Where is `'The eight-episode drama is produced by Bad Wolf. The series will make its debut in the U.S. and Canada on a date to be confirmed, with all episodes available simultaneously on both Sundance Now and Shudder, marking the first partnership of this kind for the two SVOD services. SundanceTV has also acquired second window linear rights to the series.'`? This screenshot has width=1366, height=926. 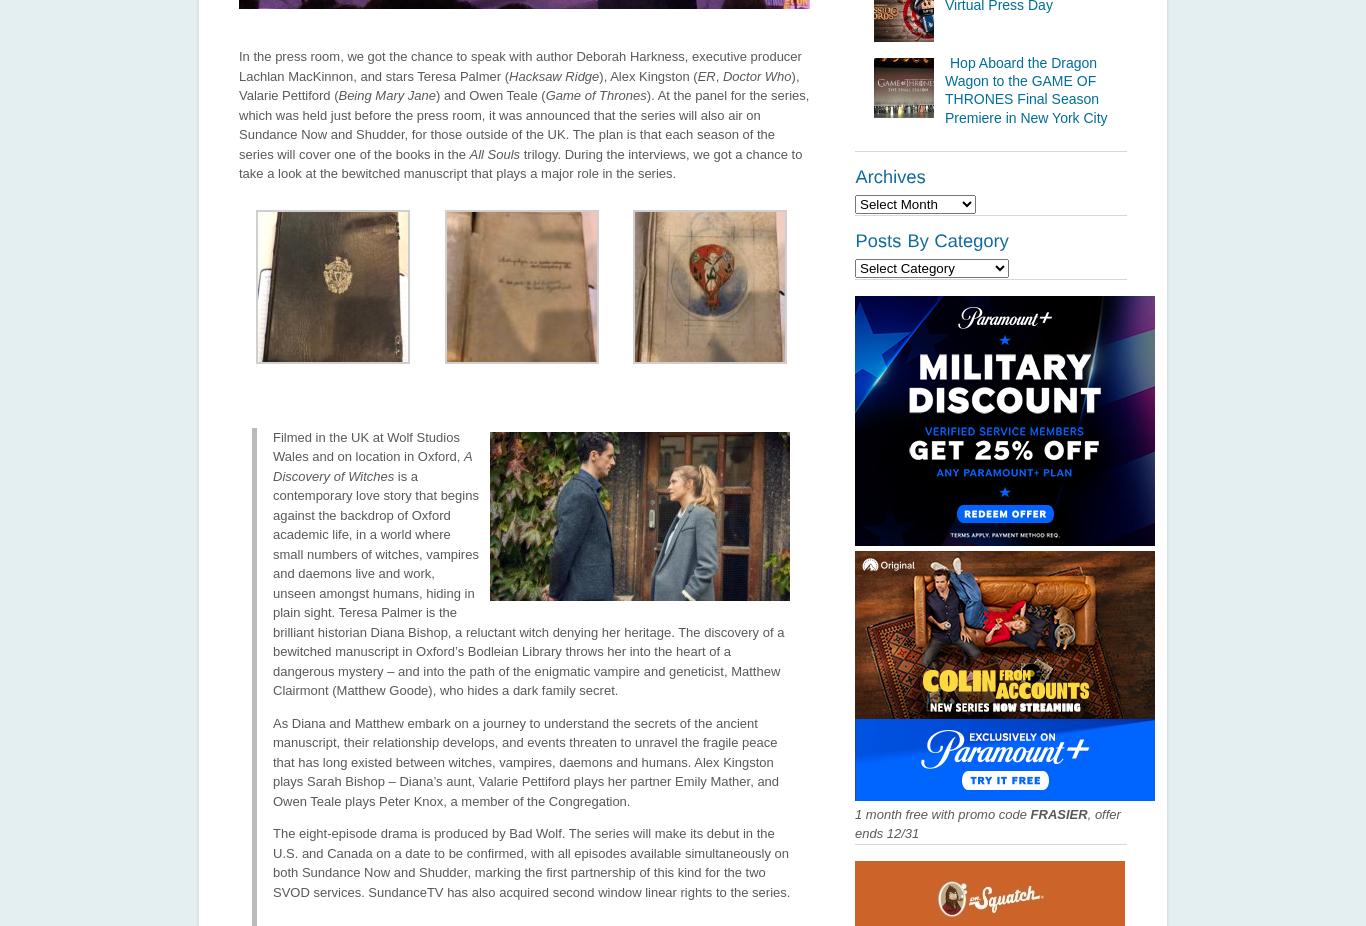 'The eight-episode drama is produced by Bad Wolf. The series will make its debut in the U.S. and Canada on a date to be confirmed, with all episodes available simultaneously on both Sundance Now and Shudder, marking the first partnership of this kind for the two SVOD services. SundanceTV has also acquired second window linear rights to the series.' is located at coordinates (531, 862).